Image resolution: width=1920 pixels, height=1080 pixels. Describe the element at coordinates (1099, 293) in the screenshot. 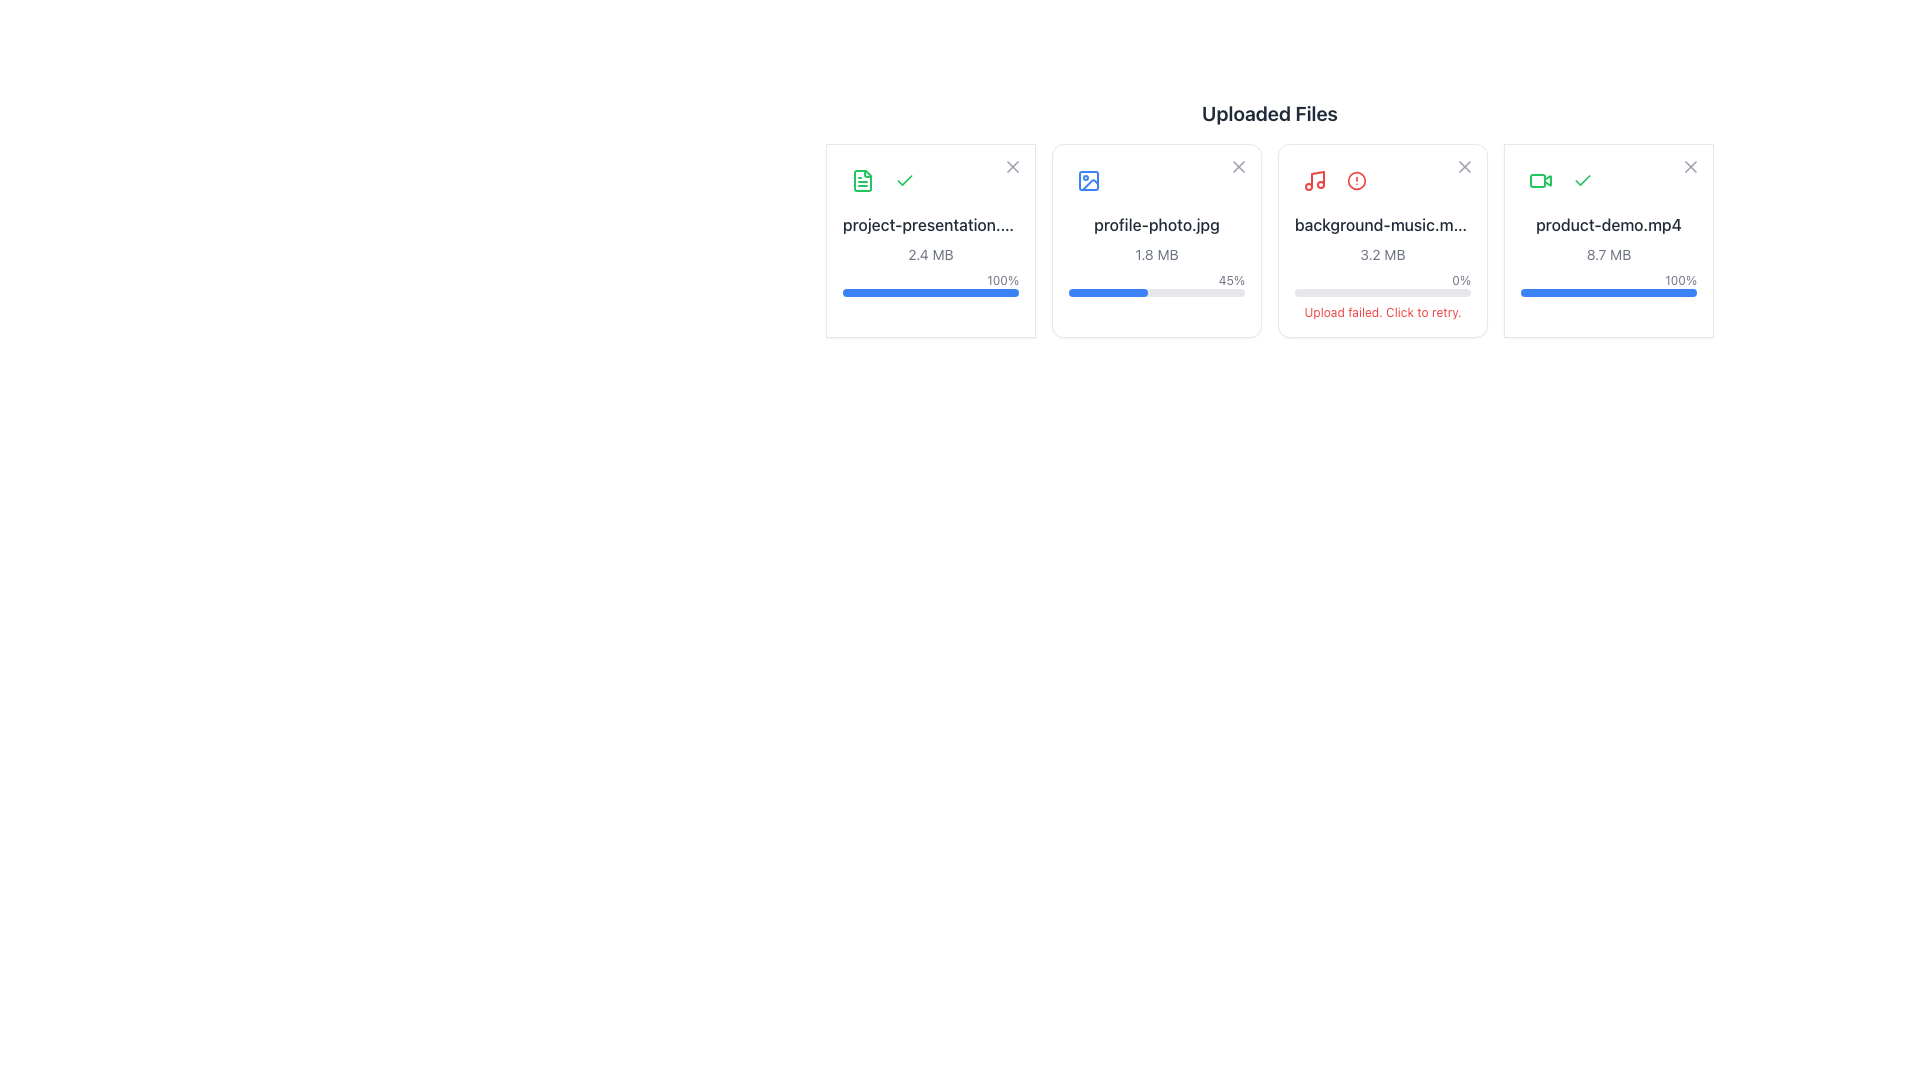

I see `progress bar value` at that location.